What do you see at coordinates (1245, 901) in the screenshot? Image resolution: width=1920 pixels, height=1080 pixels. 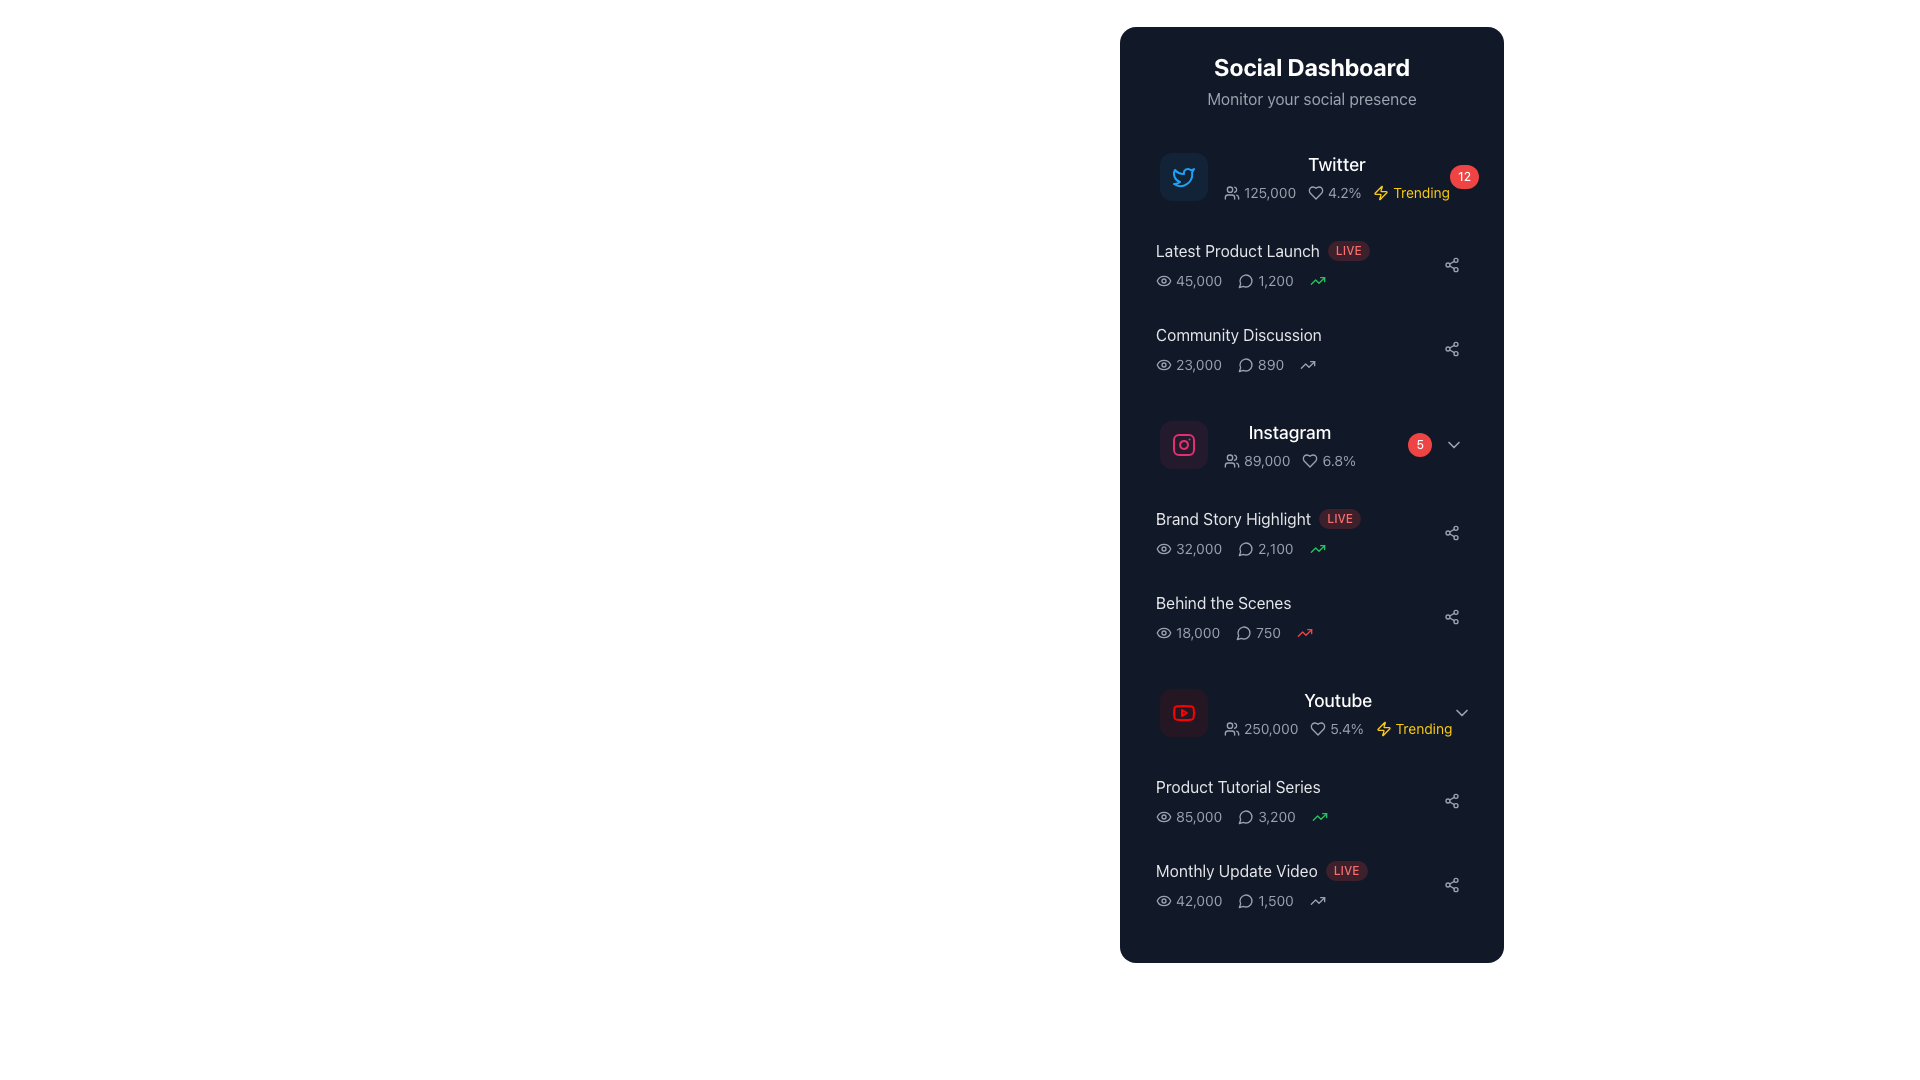 I see `the small circular speech or message bubble icon located to the left of the numeric text '1,500' in the 'Monthly Update Video' section of the list` at bounding box center [1245, 901].